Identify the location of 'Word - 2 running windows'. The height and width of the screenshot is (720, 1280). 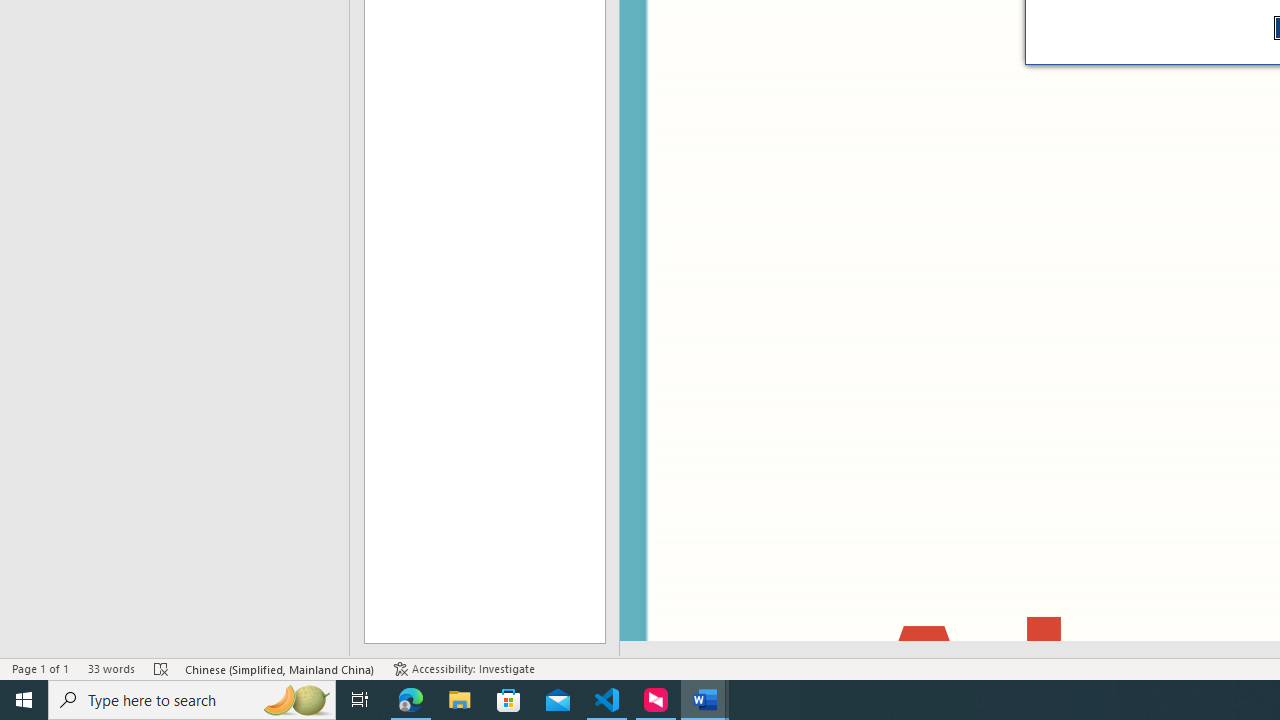
(705, 698).